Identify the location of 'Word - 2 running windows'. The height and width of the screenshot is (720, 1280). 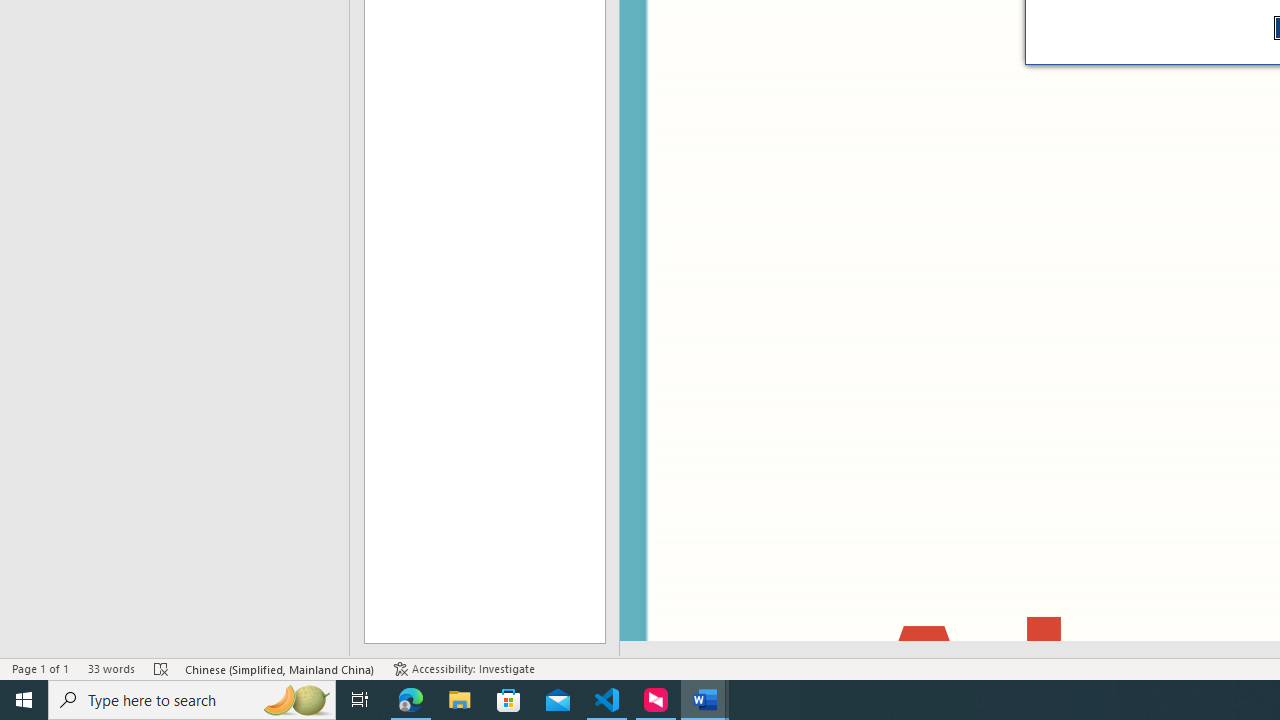
(705, 698).